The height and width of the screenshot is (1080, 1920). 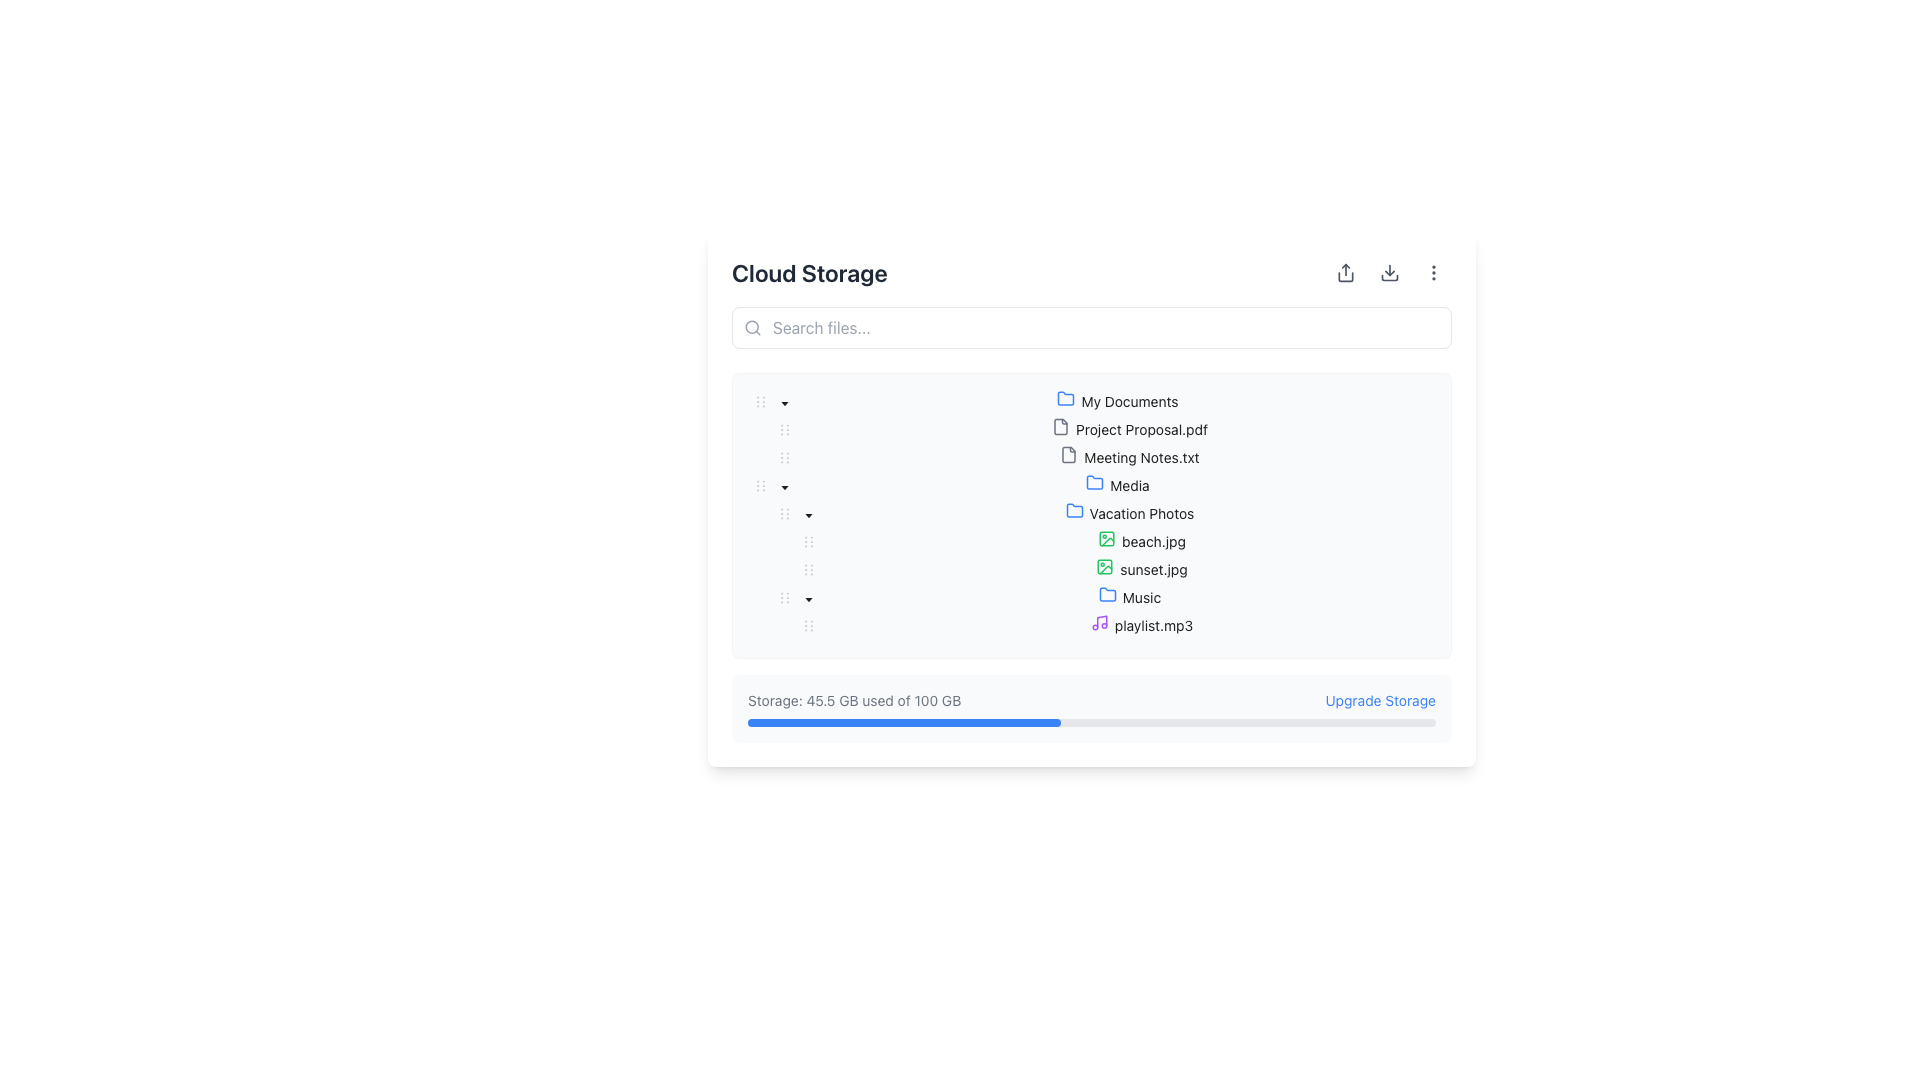 I want to click on file icon for 'Project Proposal.pdf' located in the 'Cloud Storage' interface by clicking on its center, so click(x=1060, y=426).